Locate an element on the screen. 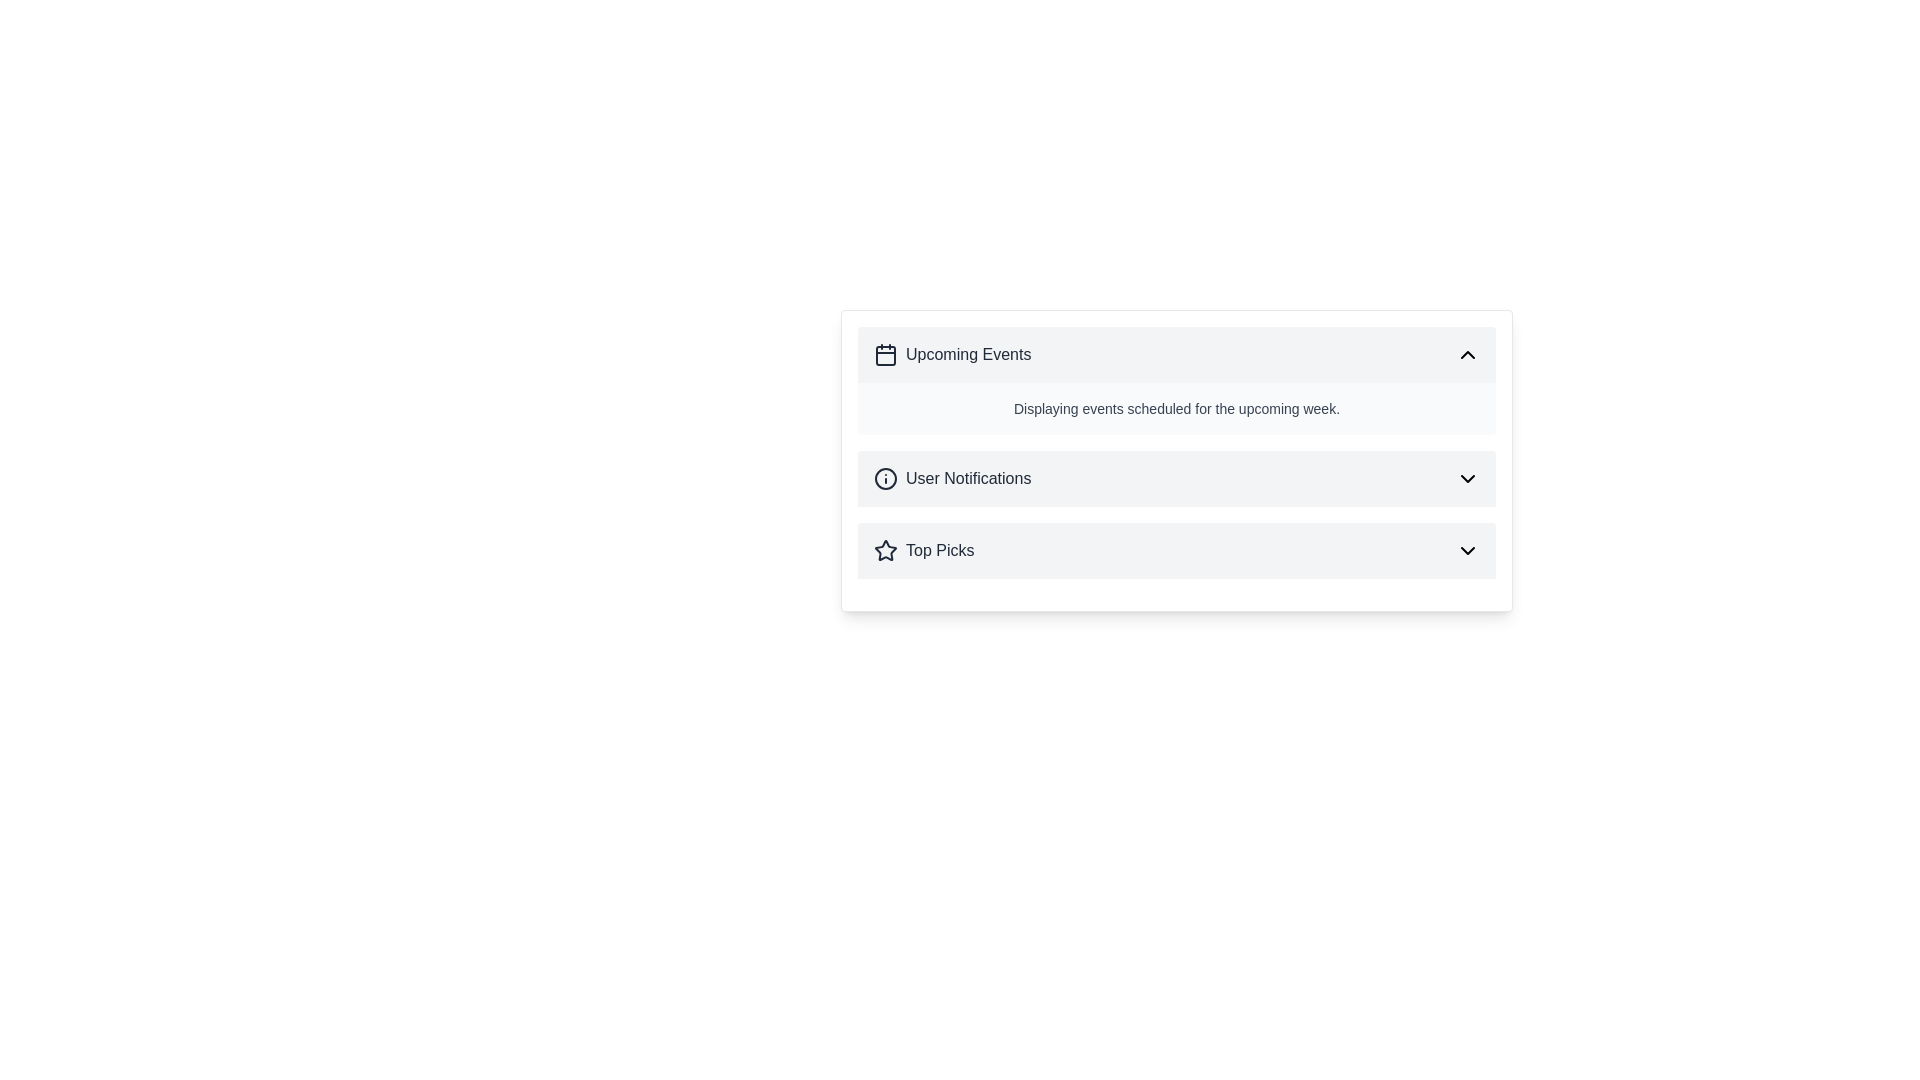 The image size is (1920, 1080). the star-shaped icon with a hollow center, located directly before the text 'Top Picks' in the vertically stacked list of sections is located at coordinates (885, 551).